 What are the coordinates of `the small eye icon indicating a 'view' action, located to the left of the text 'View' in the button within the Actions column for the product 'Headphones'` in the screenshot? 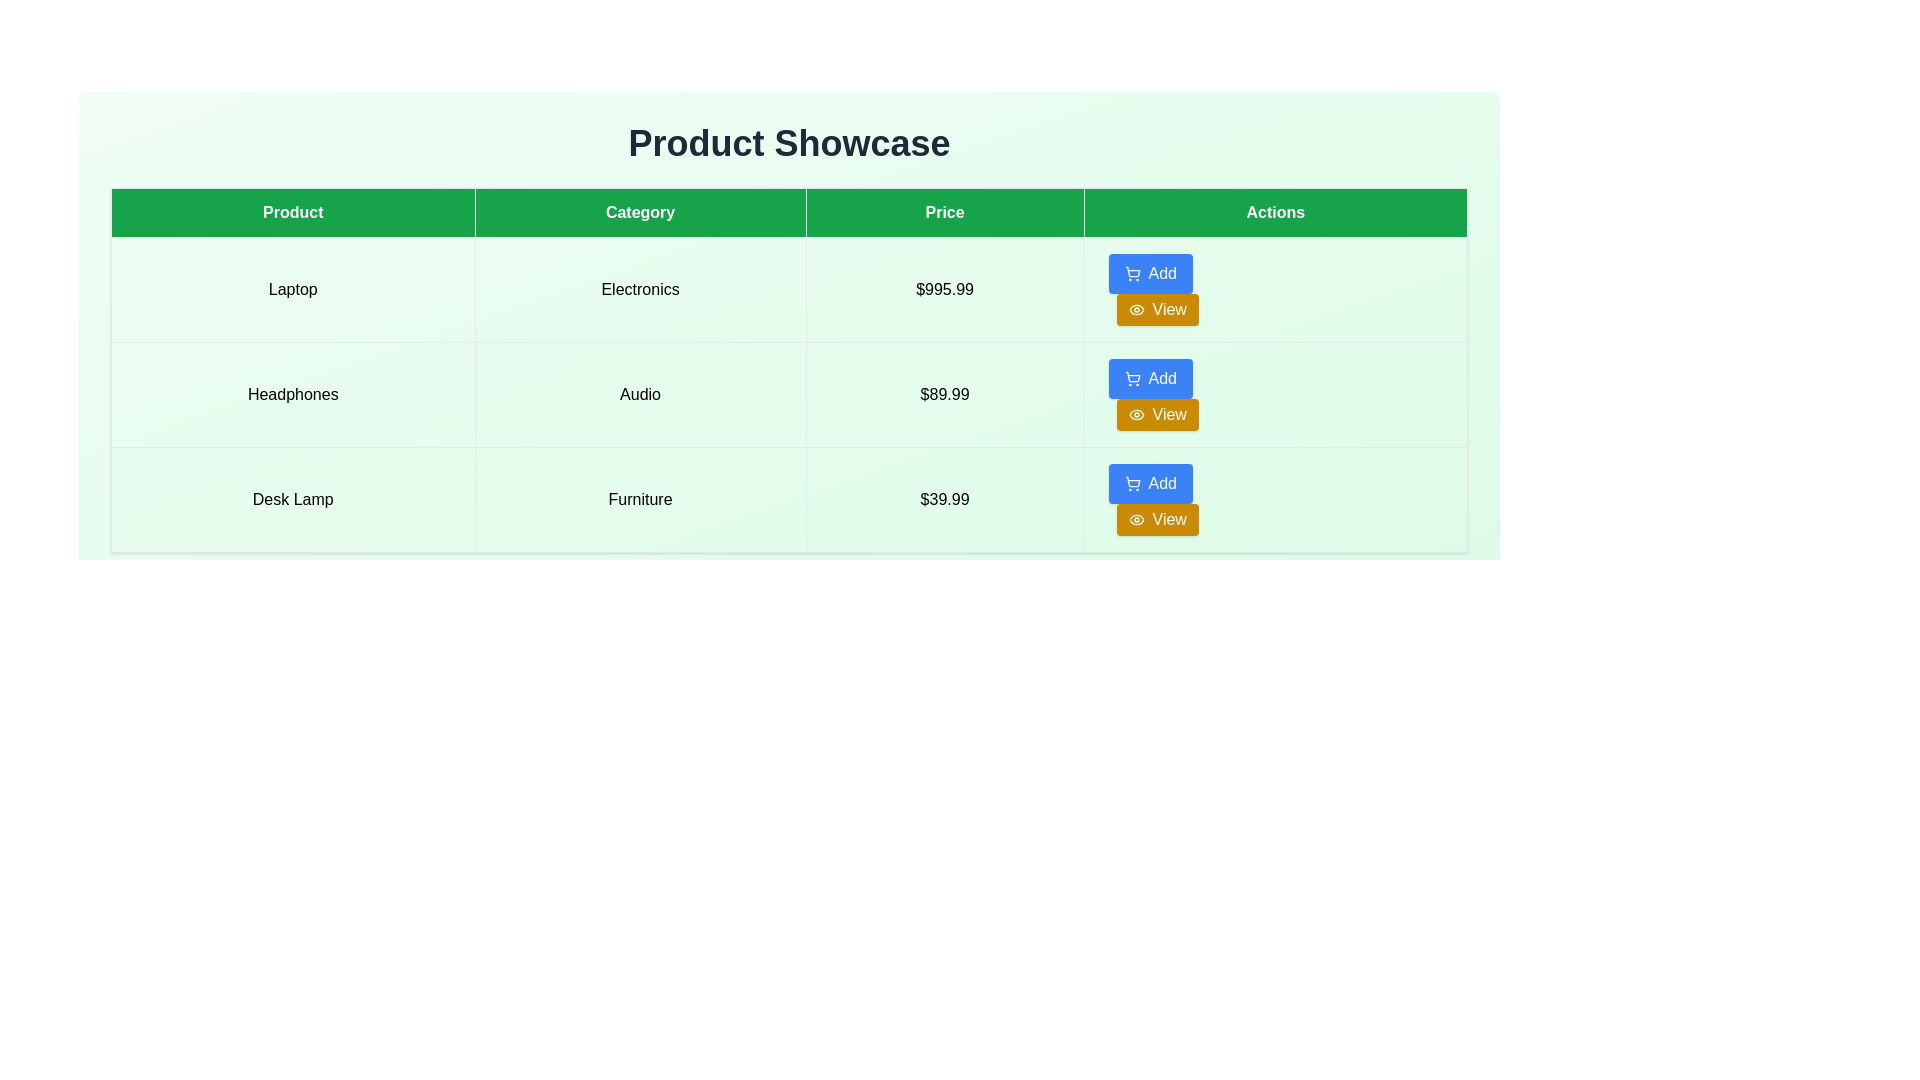 It's located at (1136, 309).